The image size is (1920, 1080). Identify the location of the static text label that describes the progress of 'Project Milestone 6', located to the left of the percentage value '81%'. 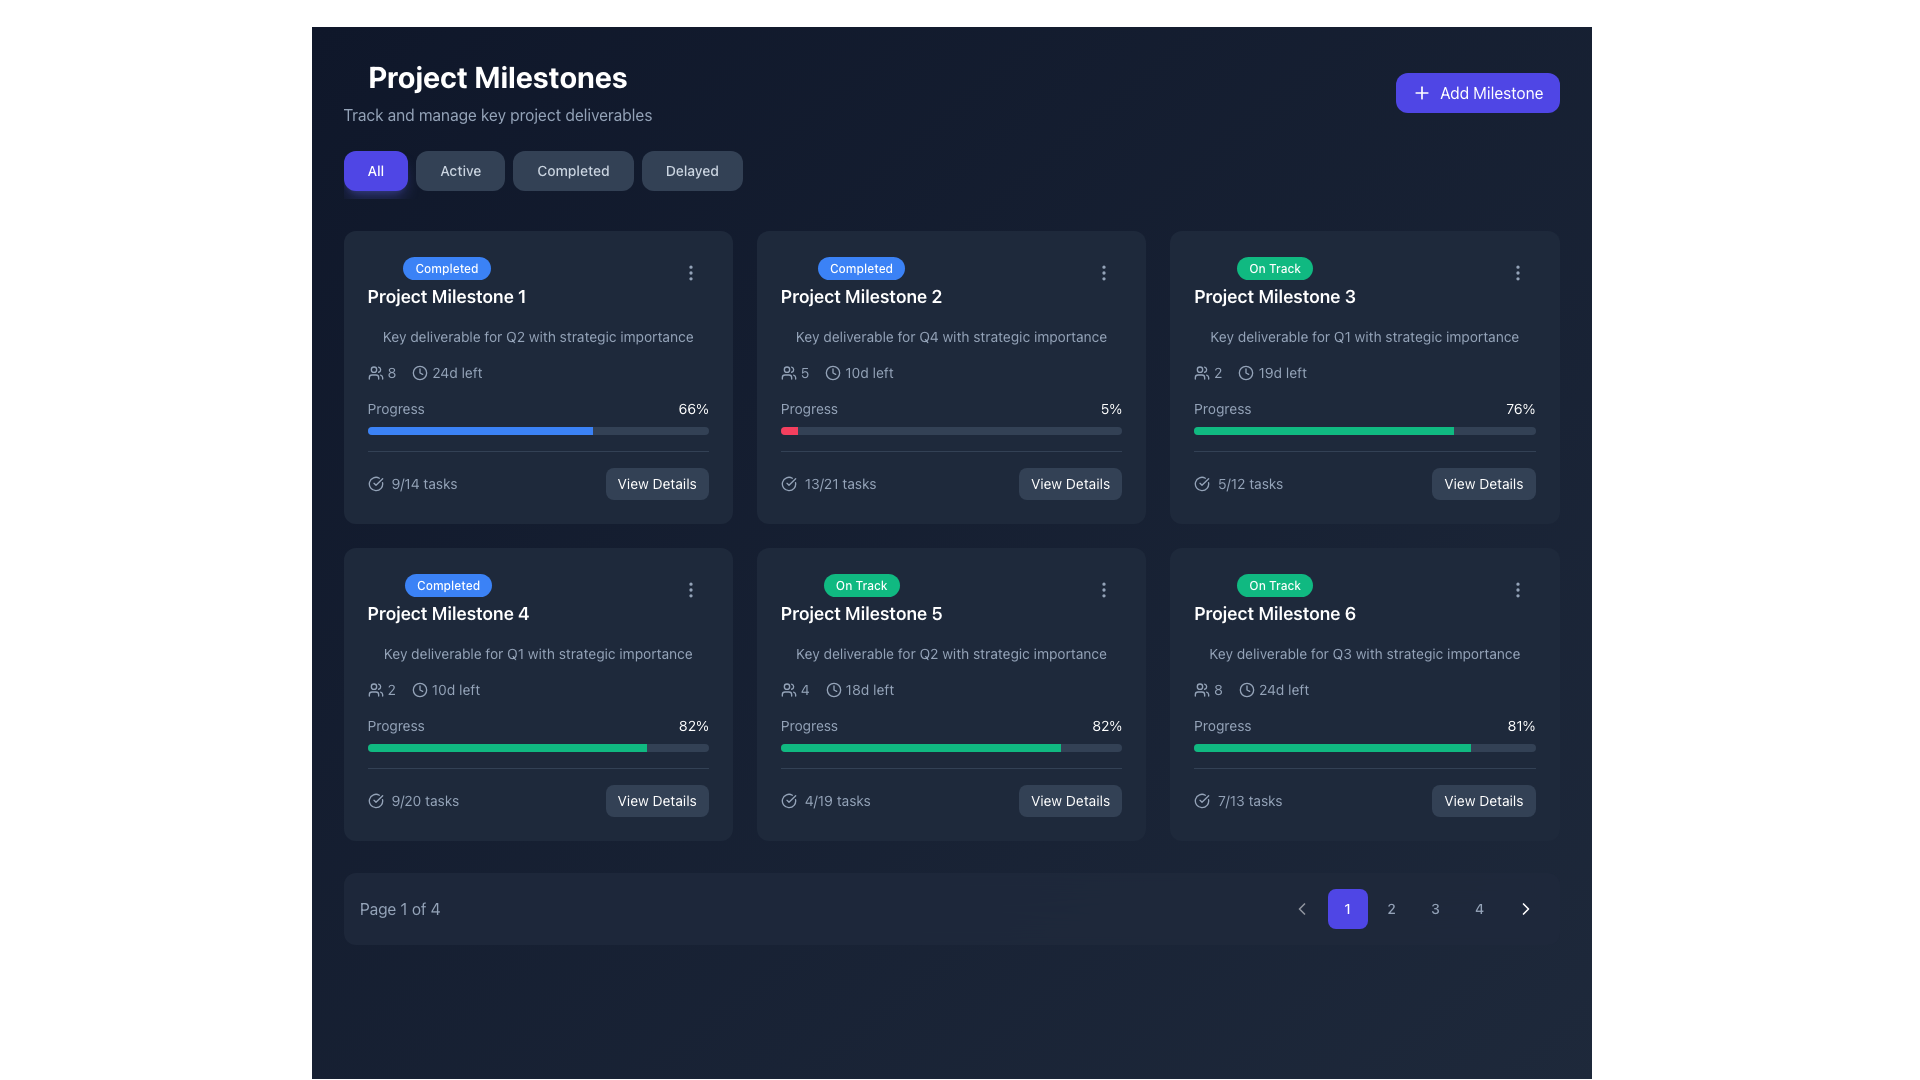
(1221, 725).